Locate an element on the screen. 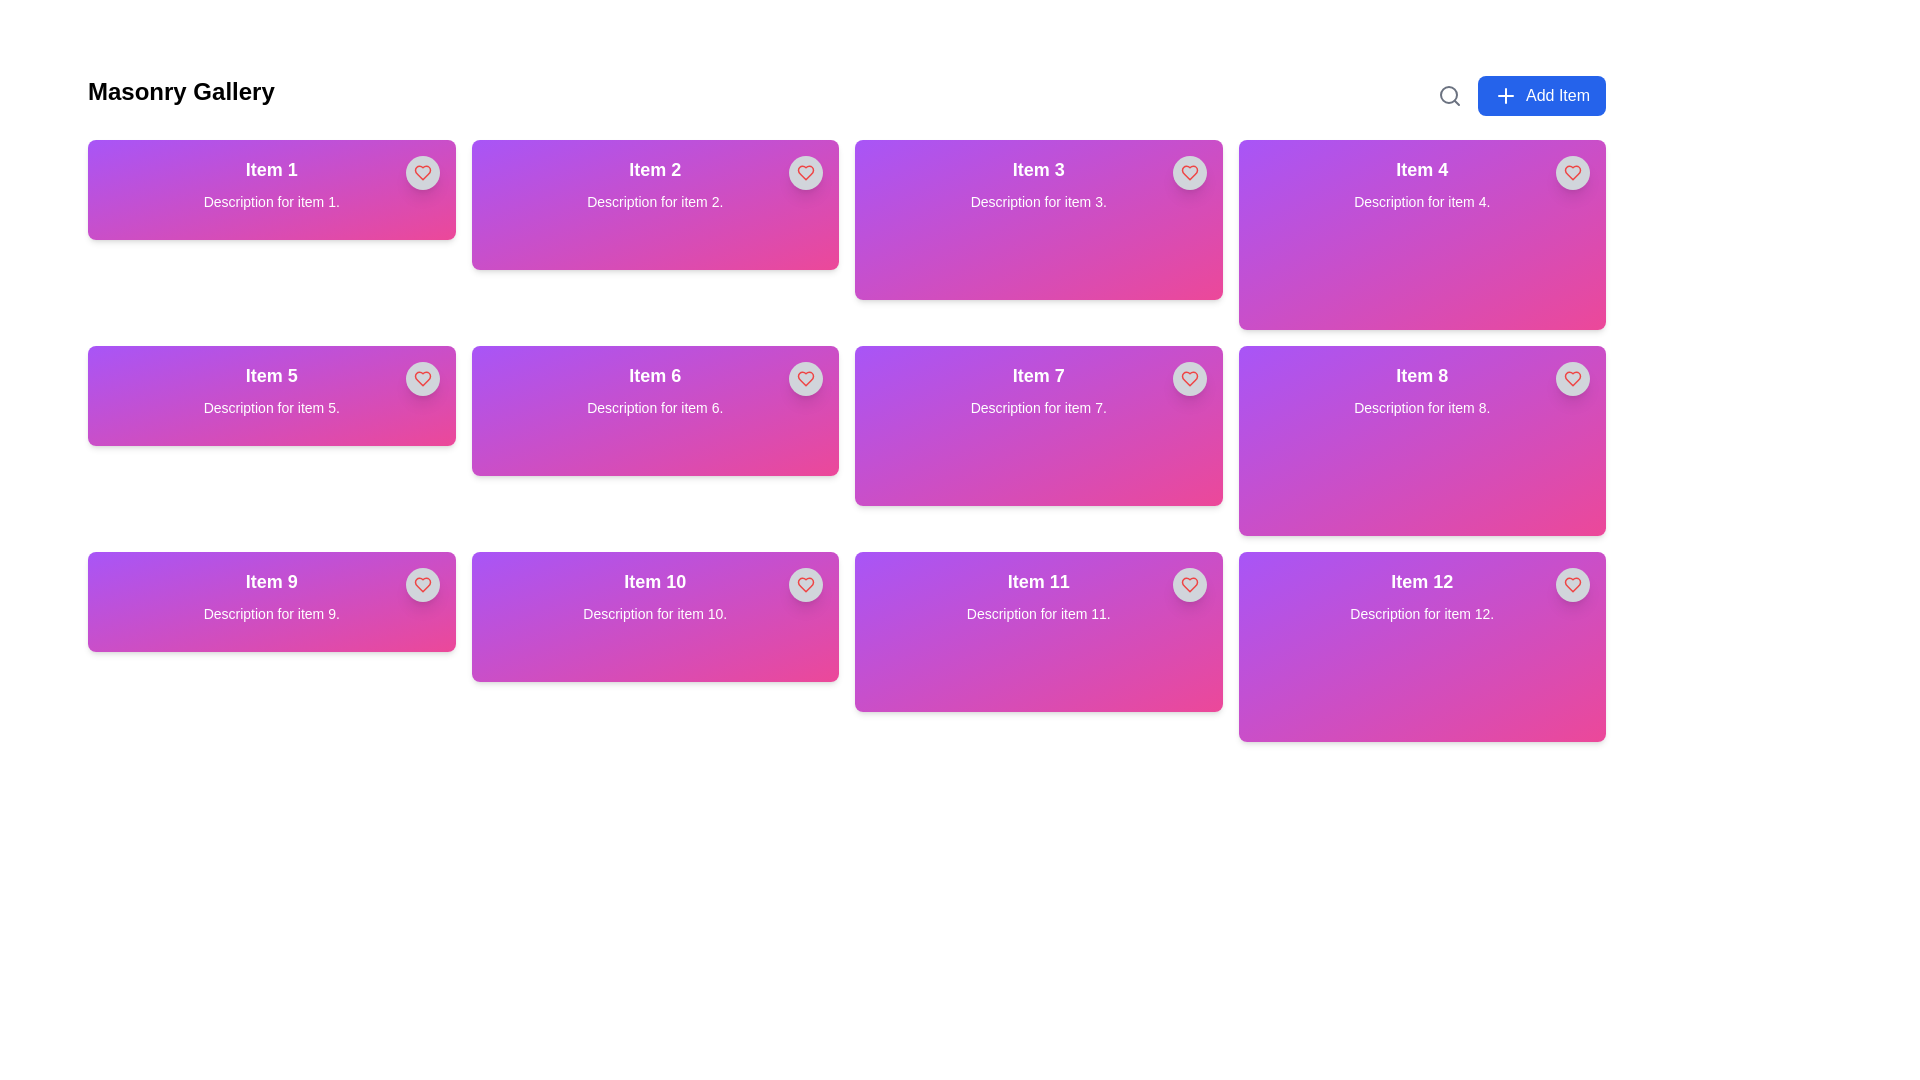  the heart-shaped icon button in the top-right corner of the 'Item 2' card is located at coordinates (806, 172).